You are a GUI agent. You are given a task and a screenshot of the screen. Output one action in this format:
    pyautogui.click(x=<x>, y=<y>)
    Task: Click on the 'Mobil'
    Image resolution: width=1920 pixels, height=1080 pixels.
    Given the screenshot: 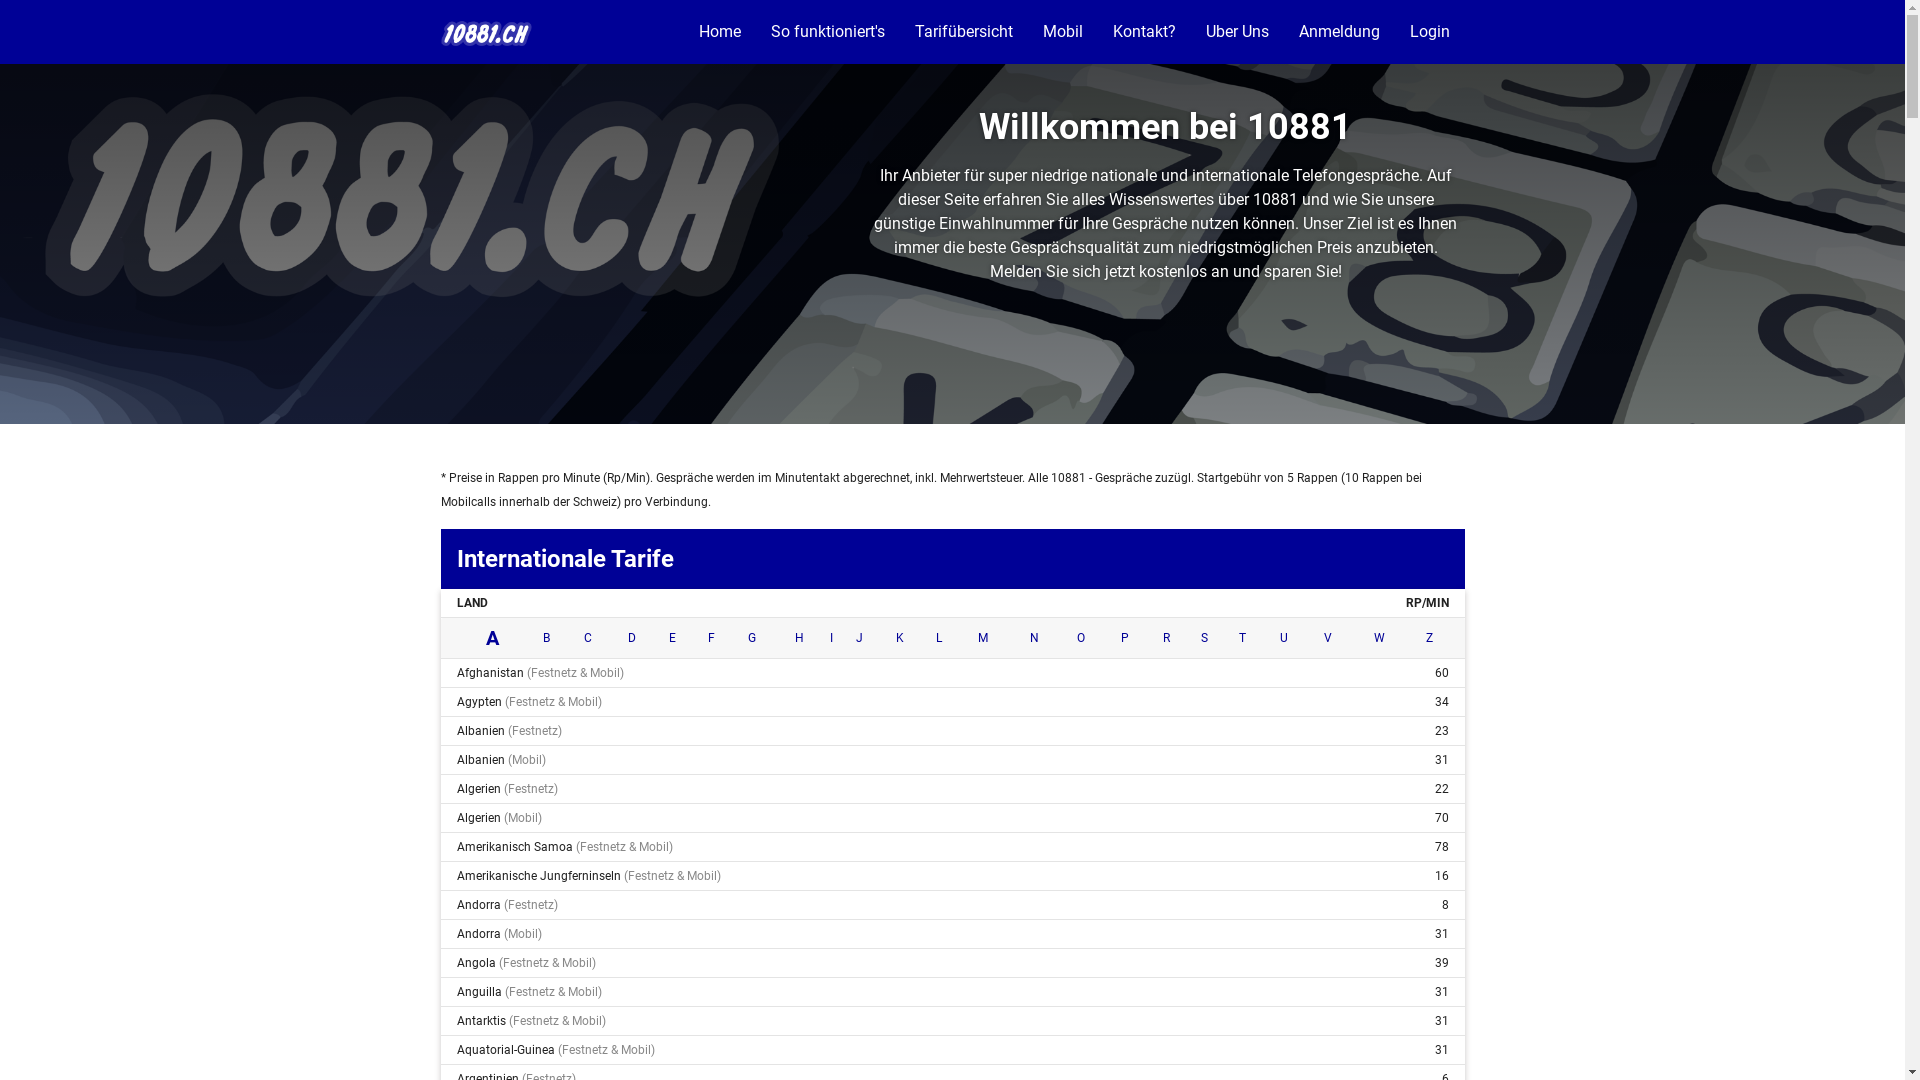 What is the action you would take?
    pyautogui.click(x=1061, y=31)
    